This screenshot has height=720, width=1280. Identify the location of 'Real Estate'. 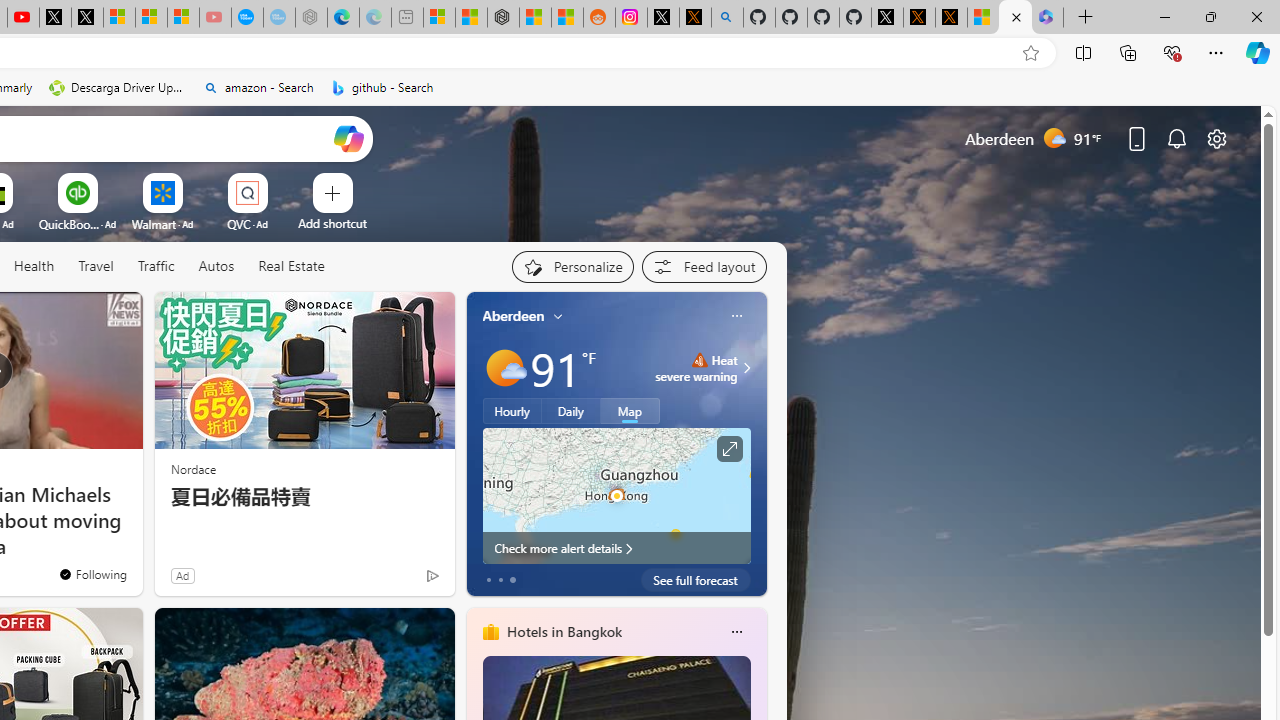
(290, 265).